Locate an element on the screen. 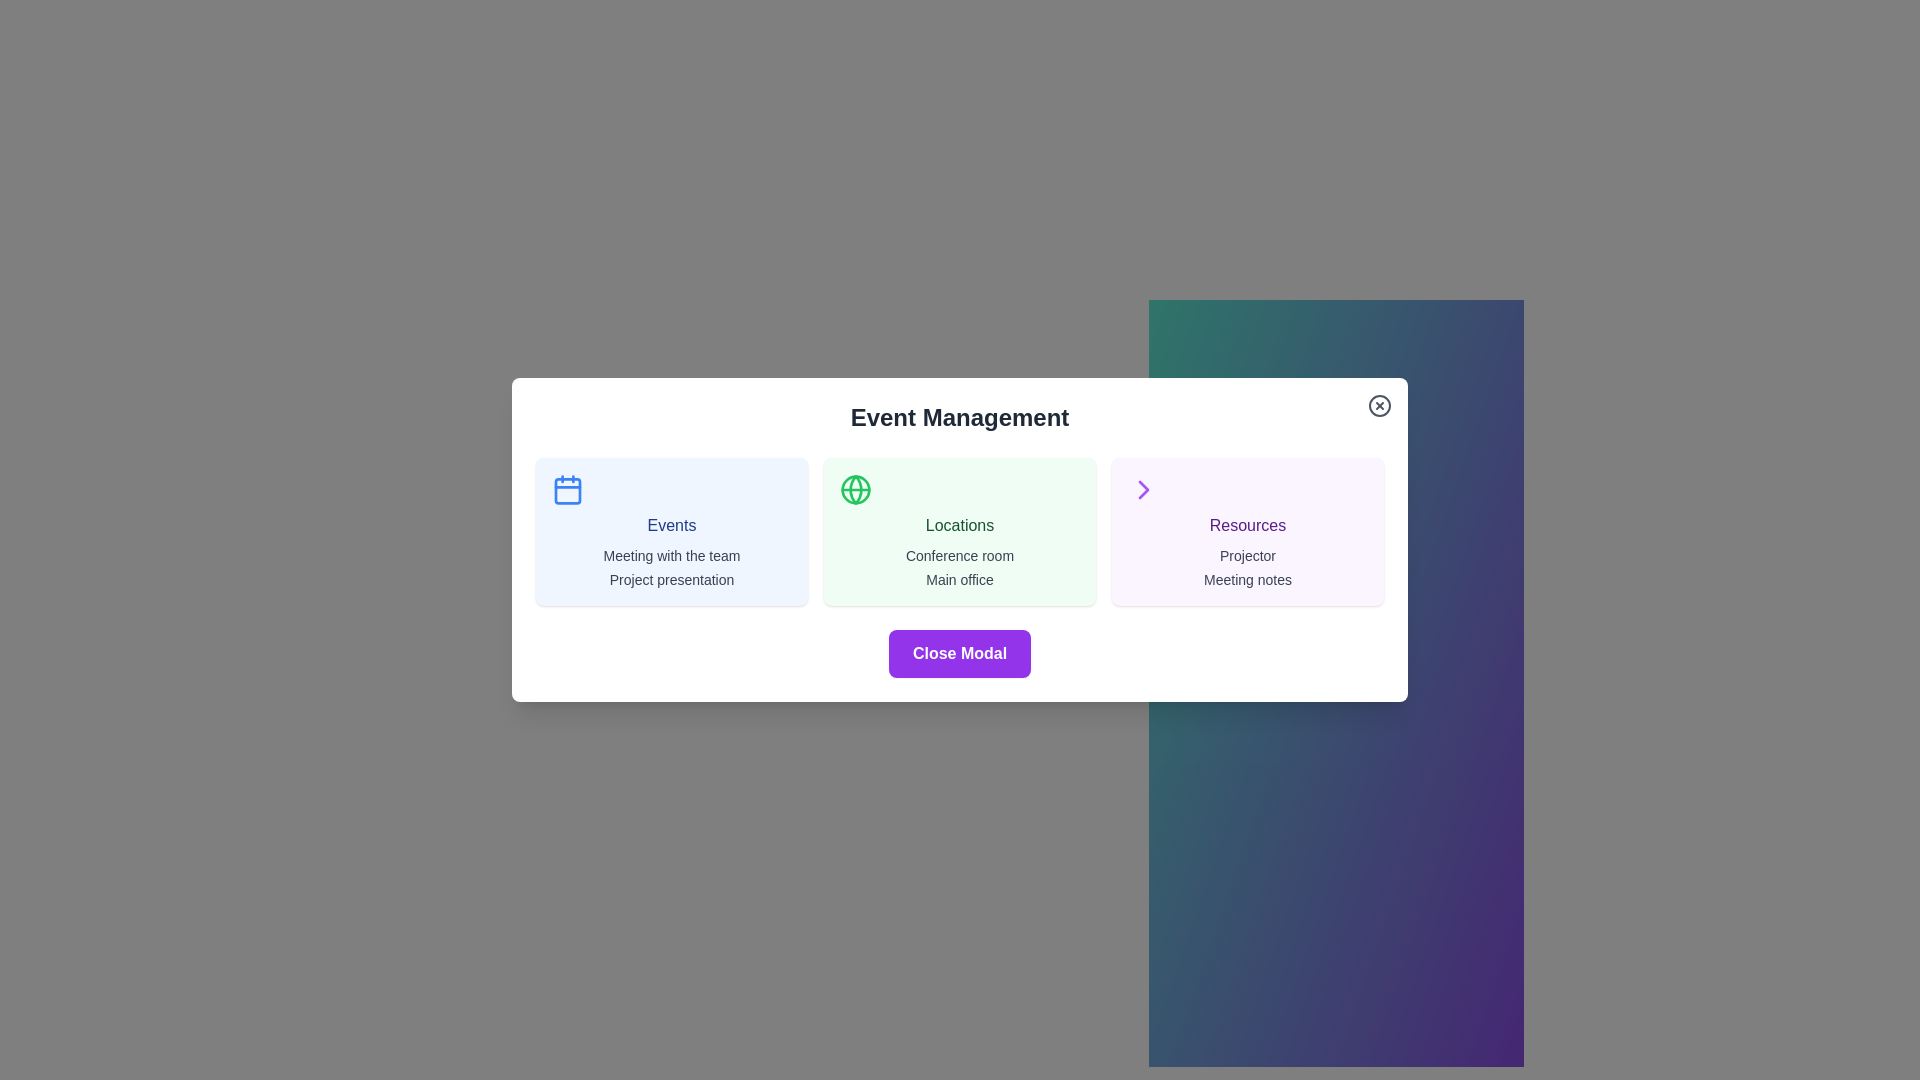 Image resolution: width=1920 pixels, height=1080 pixels. the circular 'X' button with a gray border at the top-right corner of the modal is located at coordinates (1379, 405).